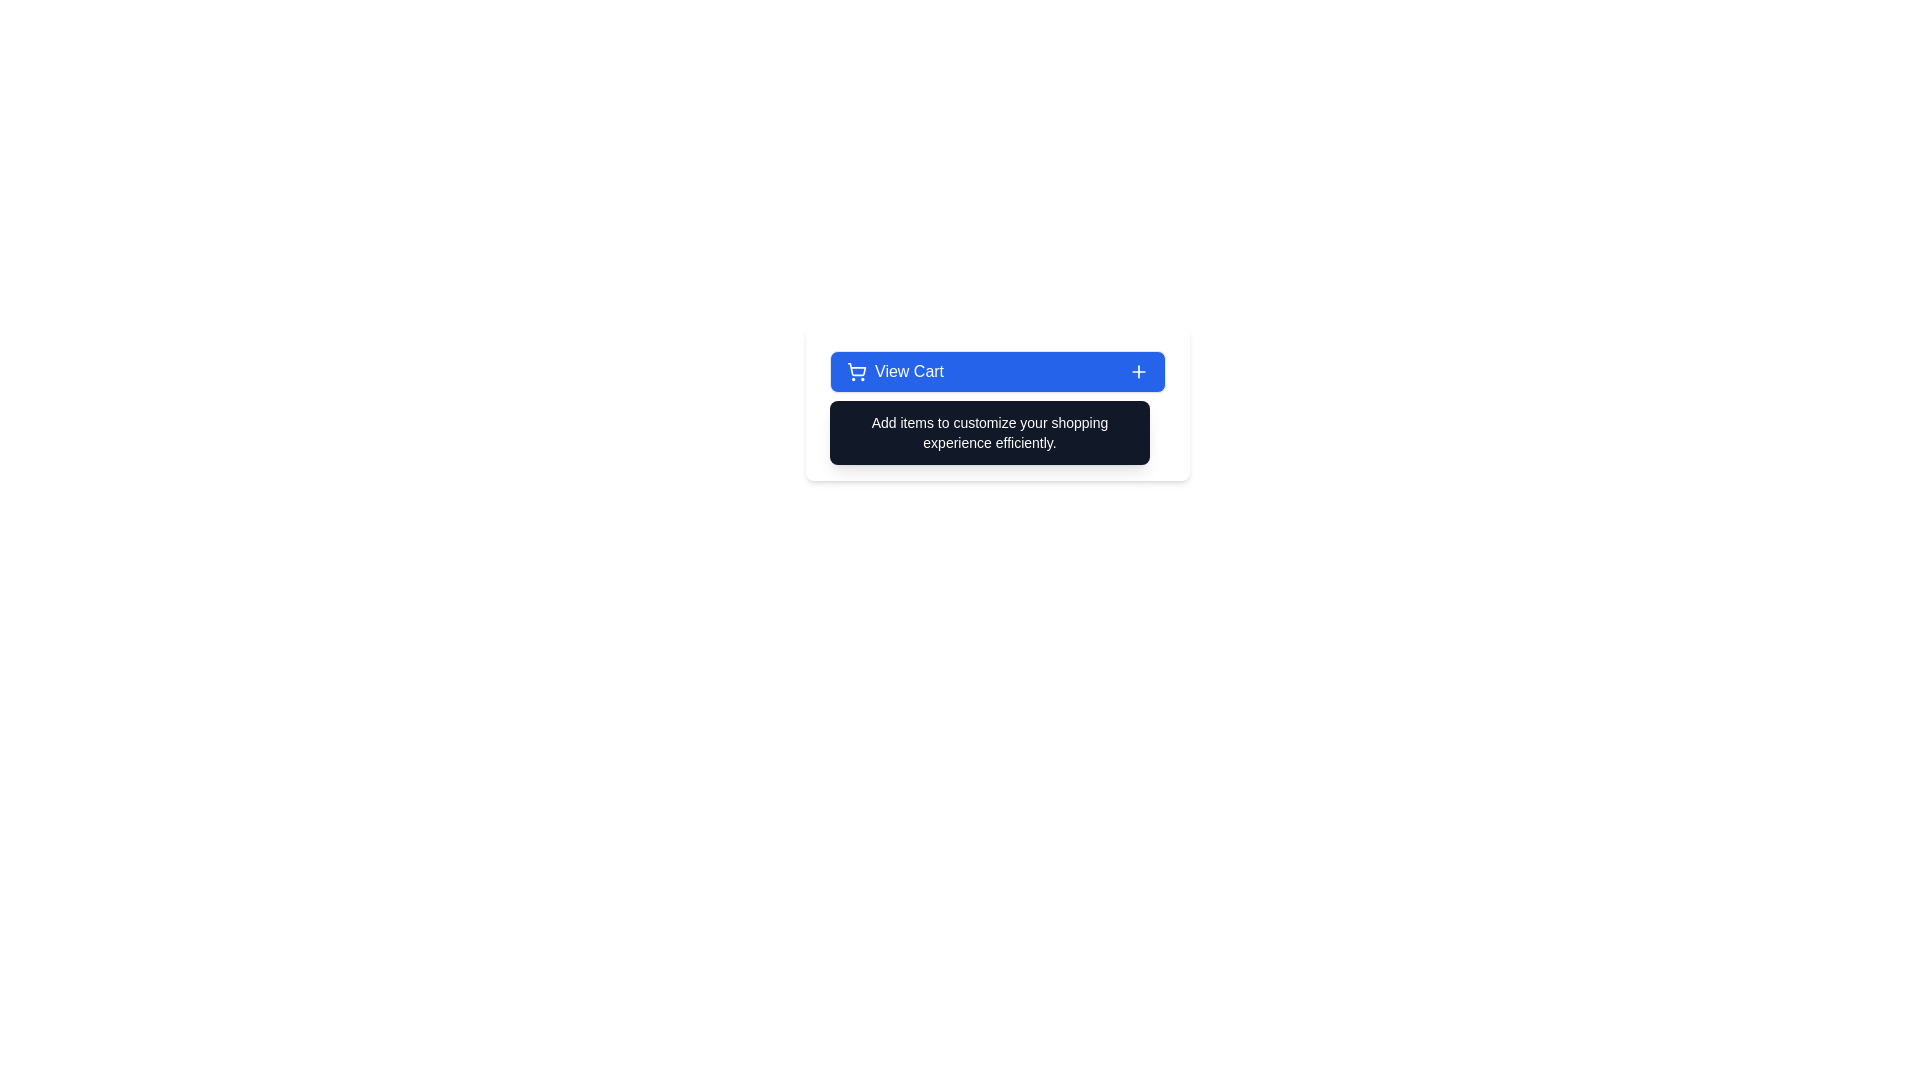 Image resolution: width=1920 pixels, height=1080 pixels. Describe the element at coordinates (998, 435) in the screenshot. I see `informational label with an icon located below the 'View Cart' section, providing instructions related to the shopping cart button interaction` at that location.